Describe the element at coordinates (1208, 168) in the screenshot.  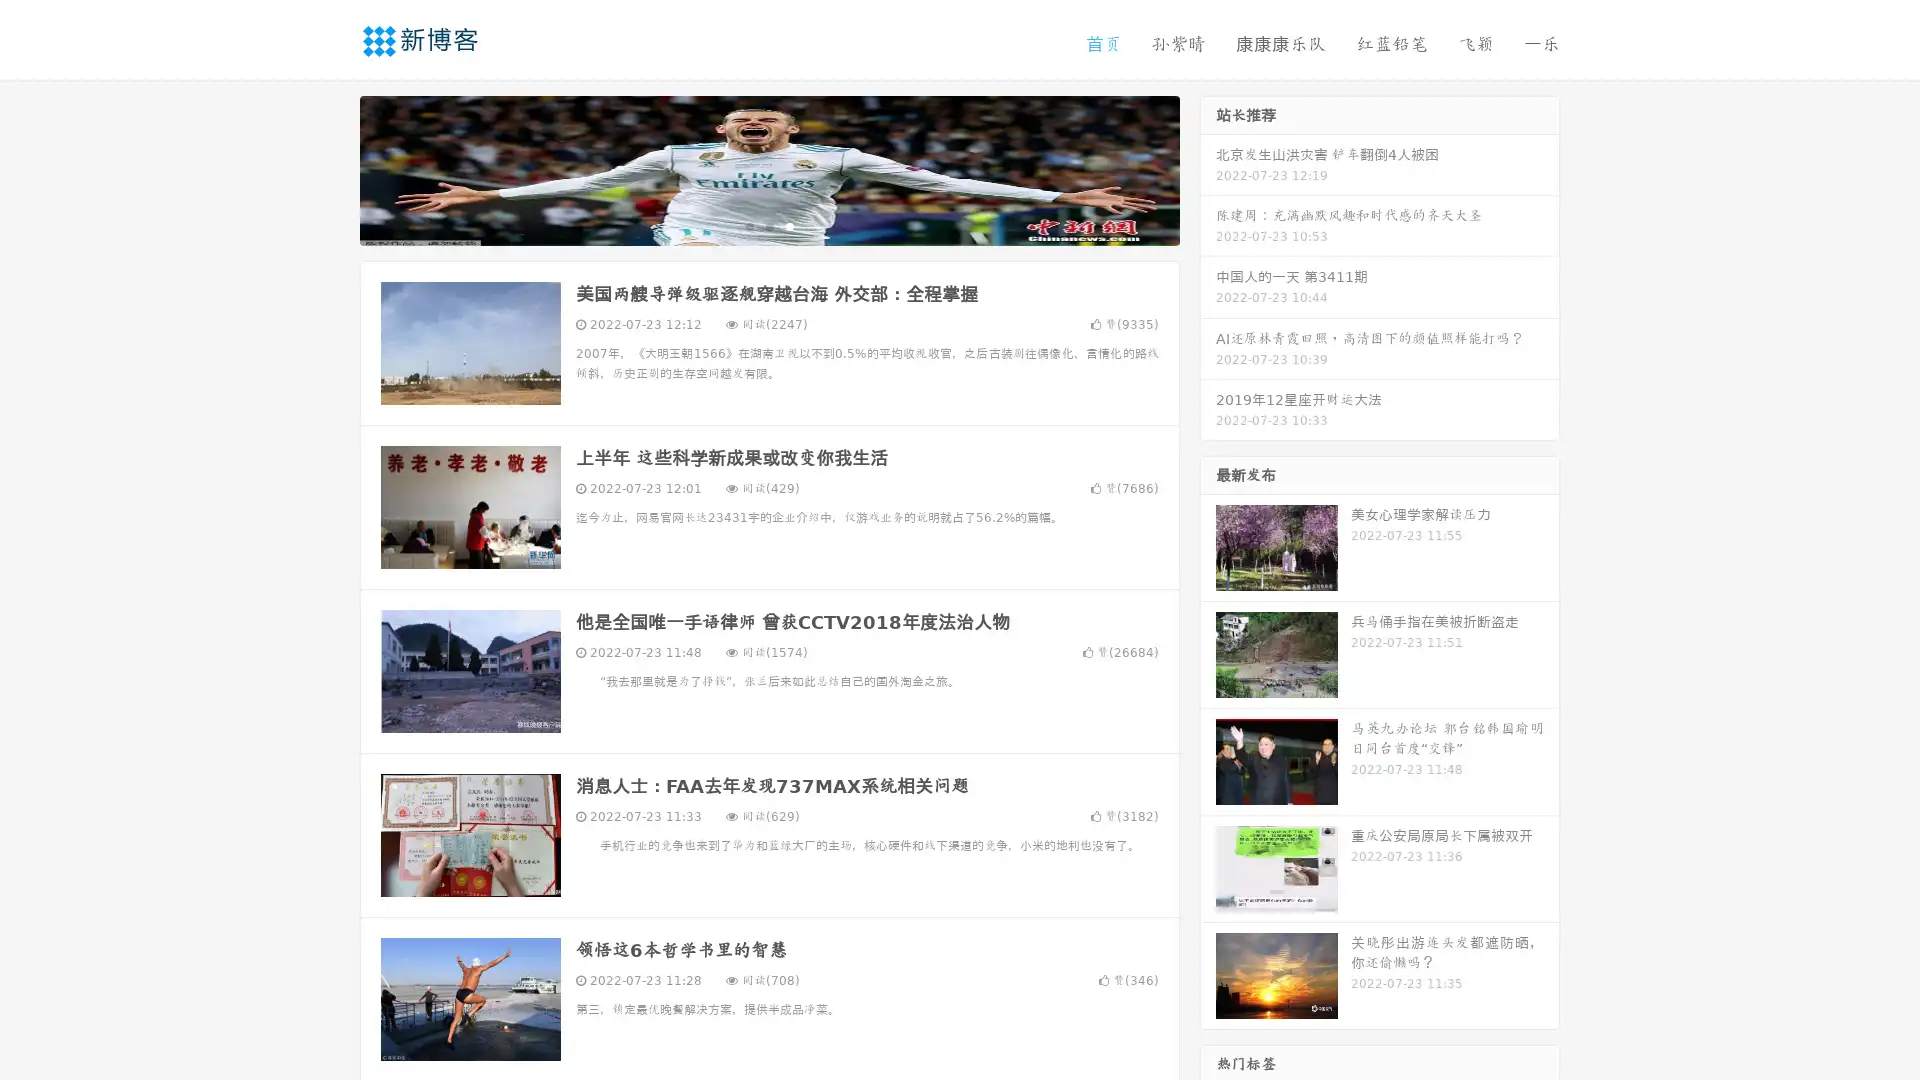
I see `Next slide` at that location.